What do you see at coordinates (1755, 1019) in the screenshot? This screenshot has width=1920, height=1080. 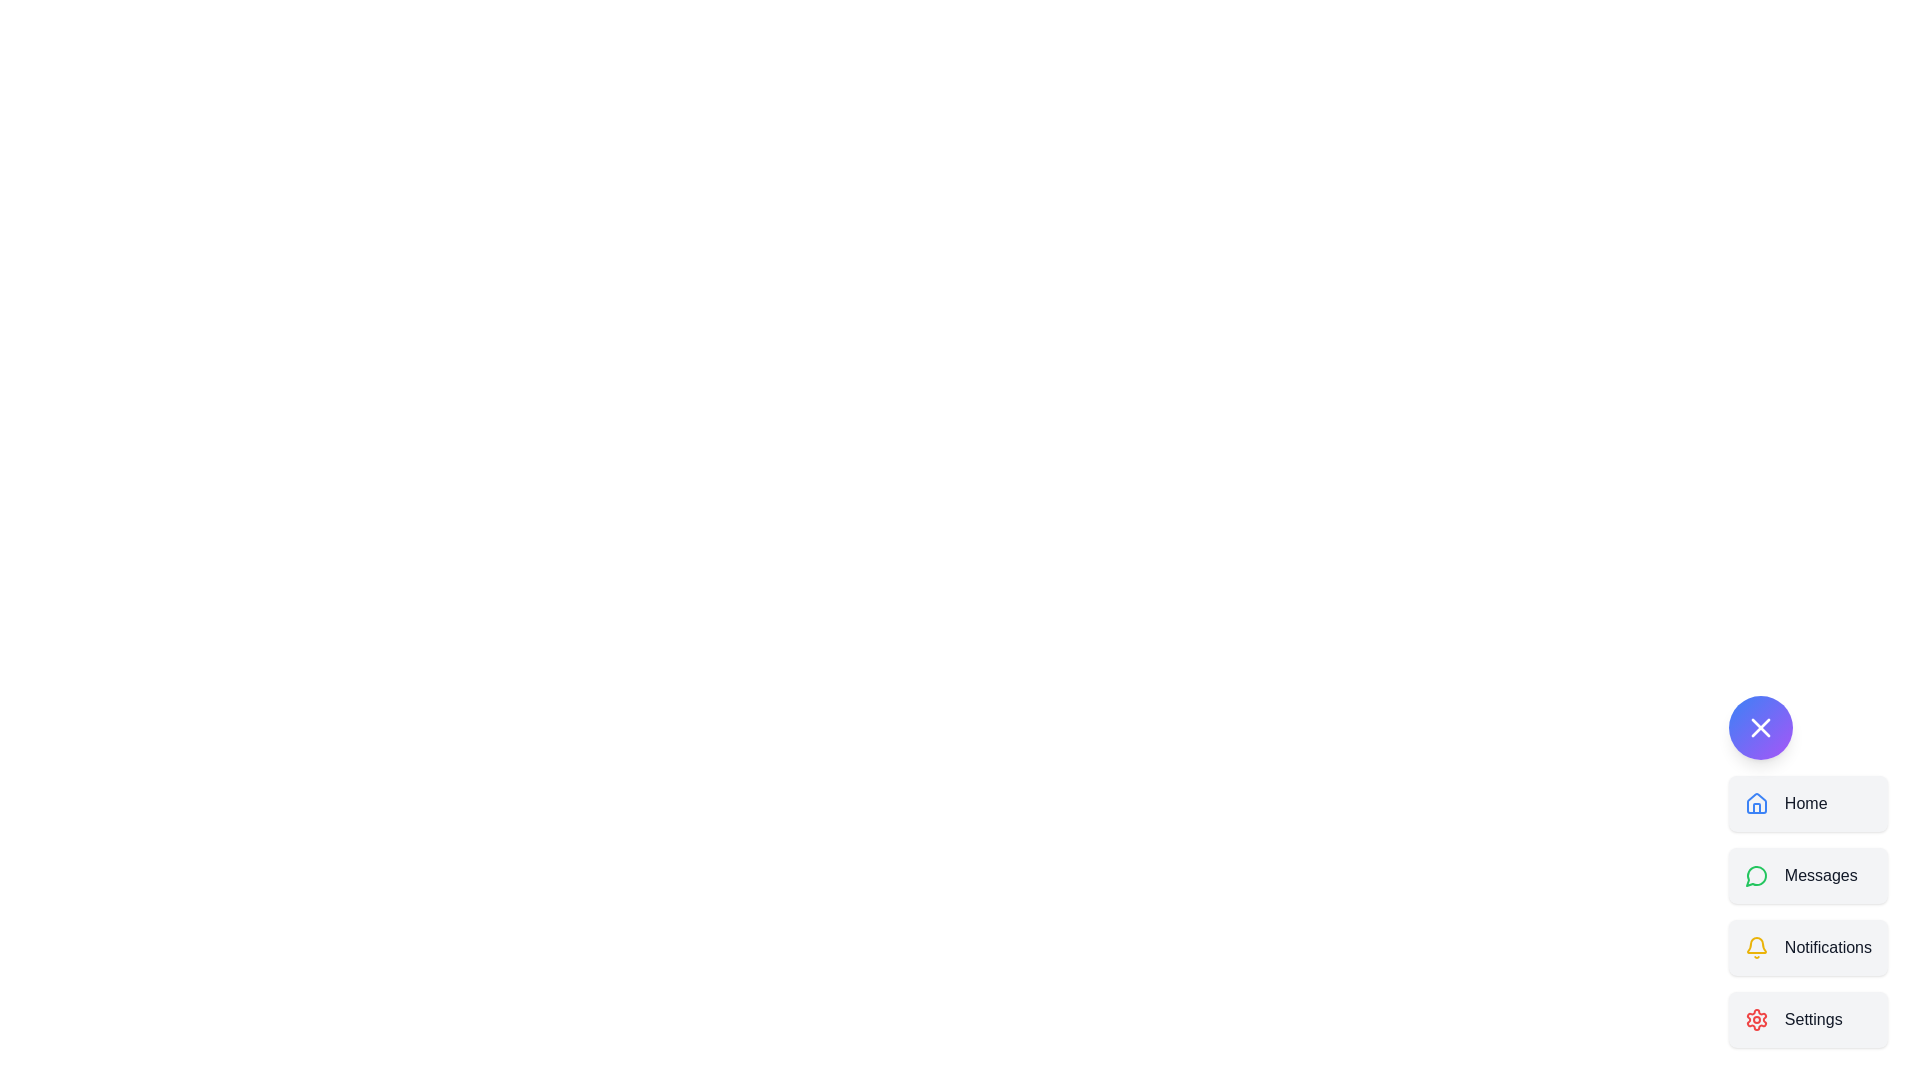 I see `the circular 'Settings' icon located at the bottom right of the menu` at bounding box center [1755, 1019].